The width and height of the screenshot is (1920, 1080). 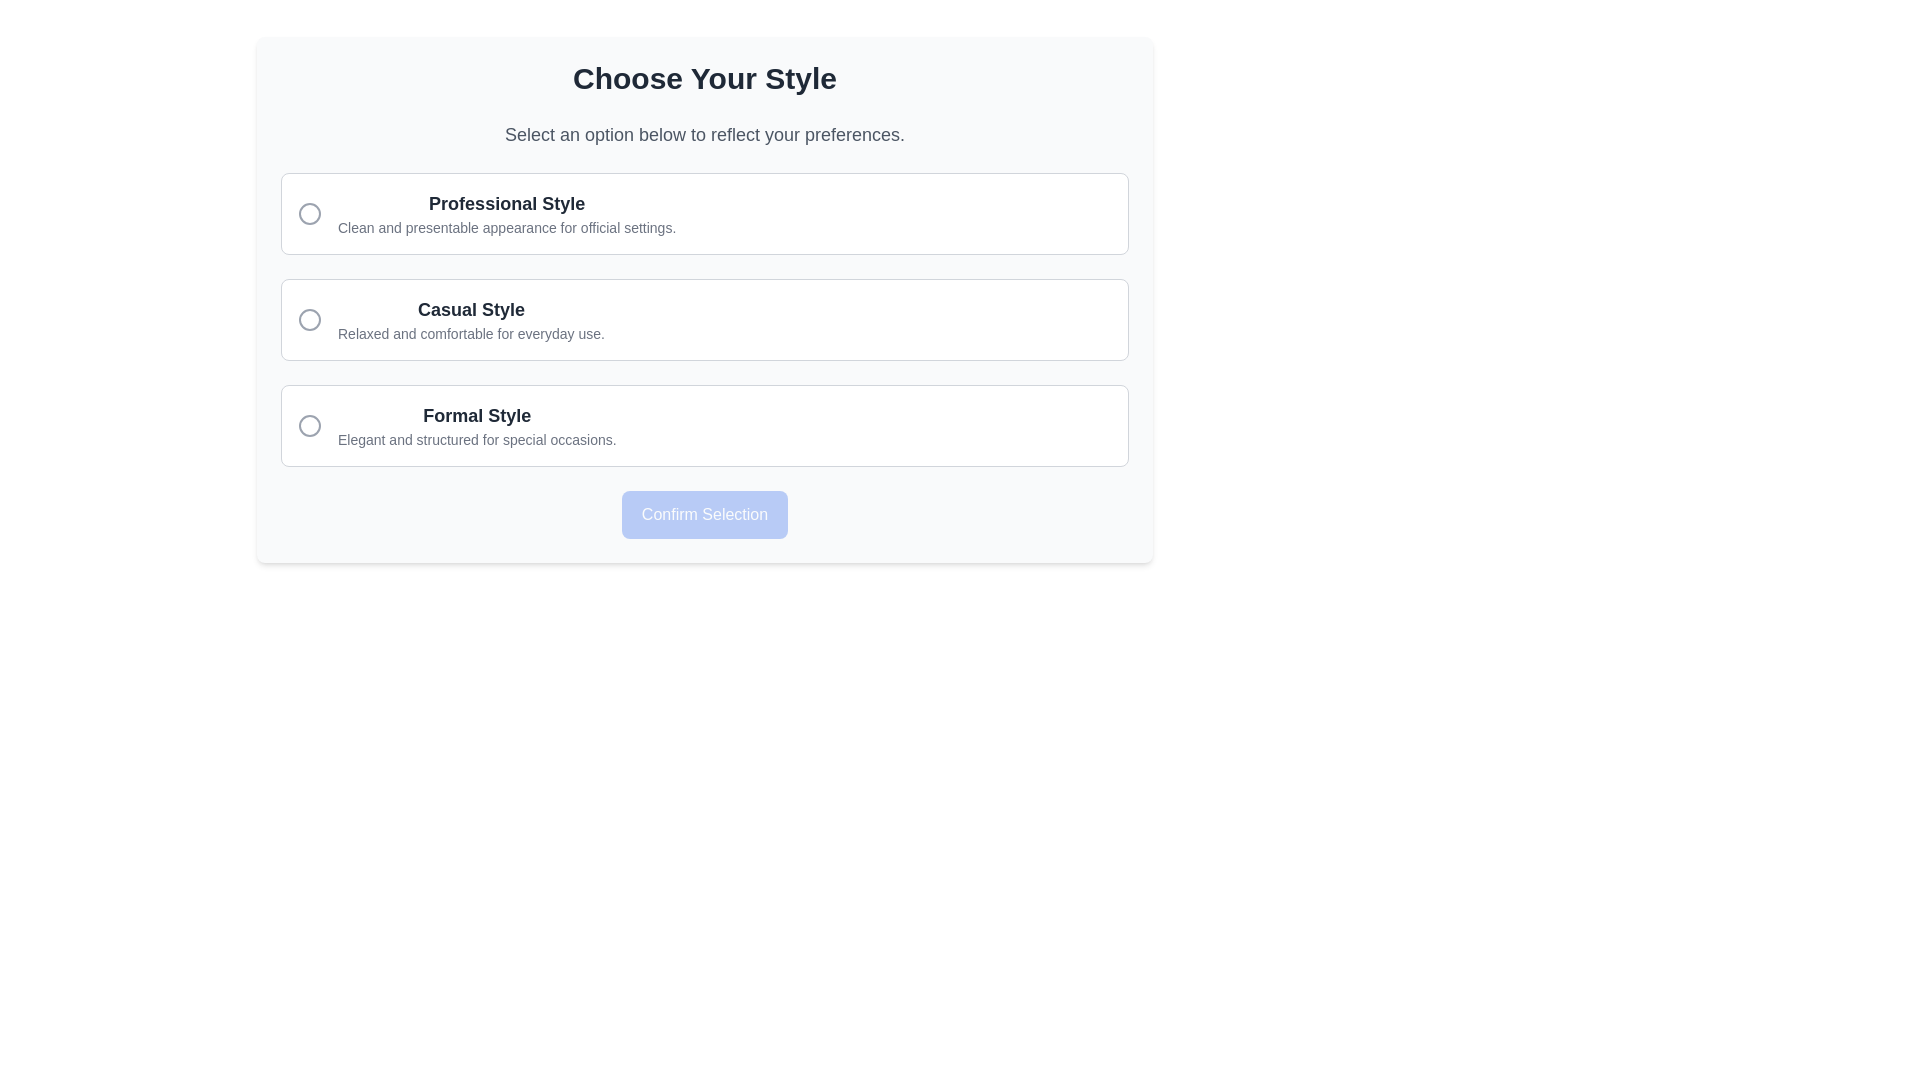 What do you see at coordinates (476, 424) in the screenshot?
I see `the Text Display element that shows 'Formal Style' and provides a description of 'Elegant and structured for special occasions.' This element is located below 'Casual Style' and above the 'Confirm Selection' button` at bounding box center [476, 424].